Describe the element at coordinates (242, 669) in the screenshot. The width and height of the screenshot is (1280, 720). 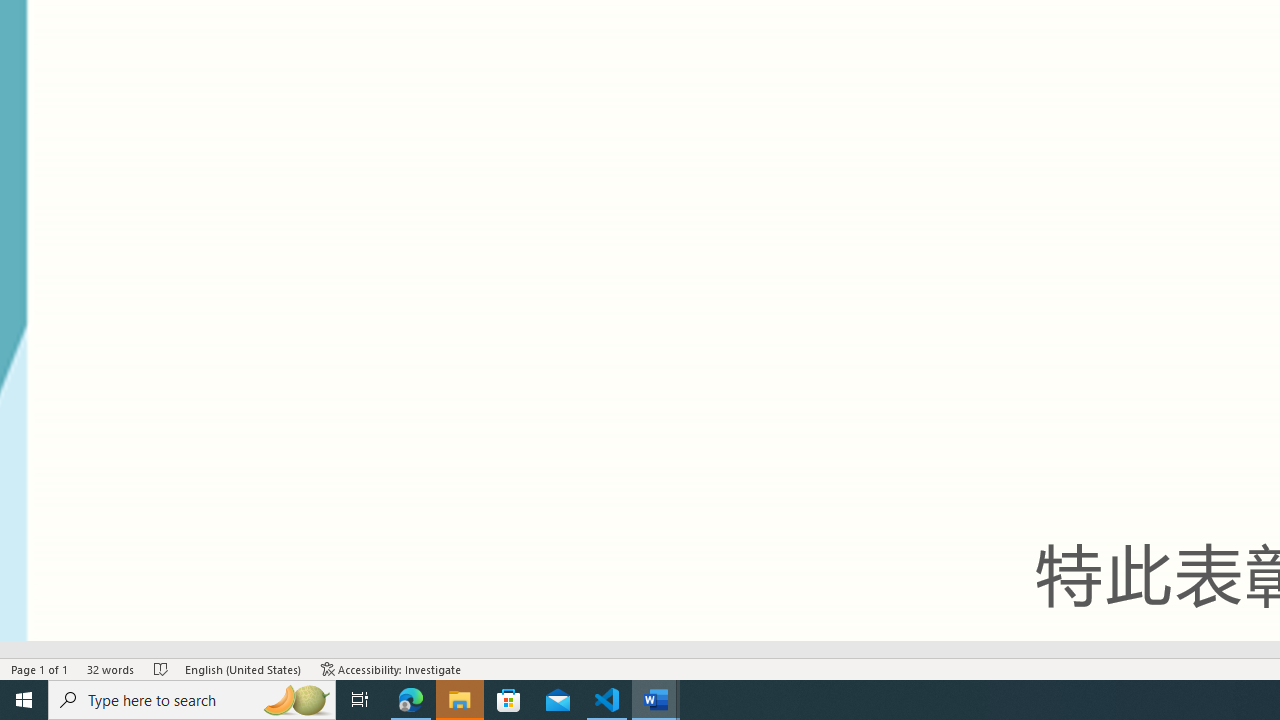
I see `'Language English (United States)'` at that location.